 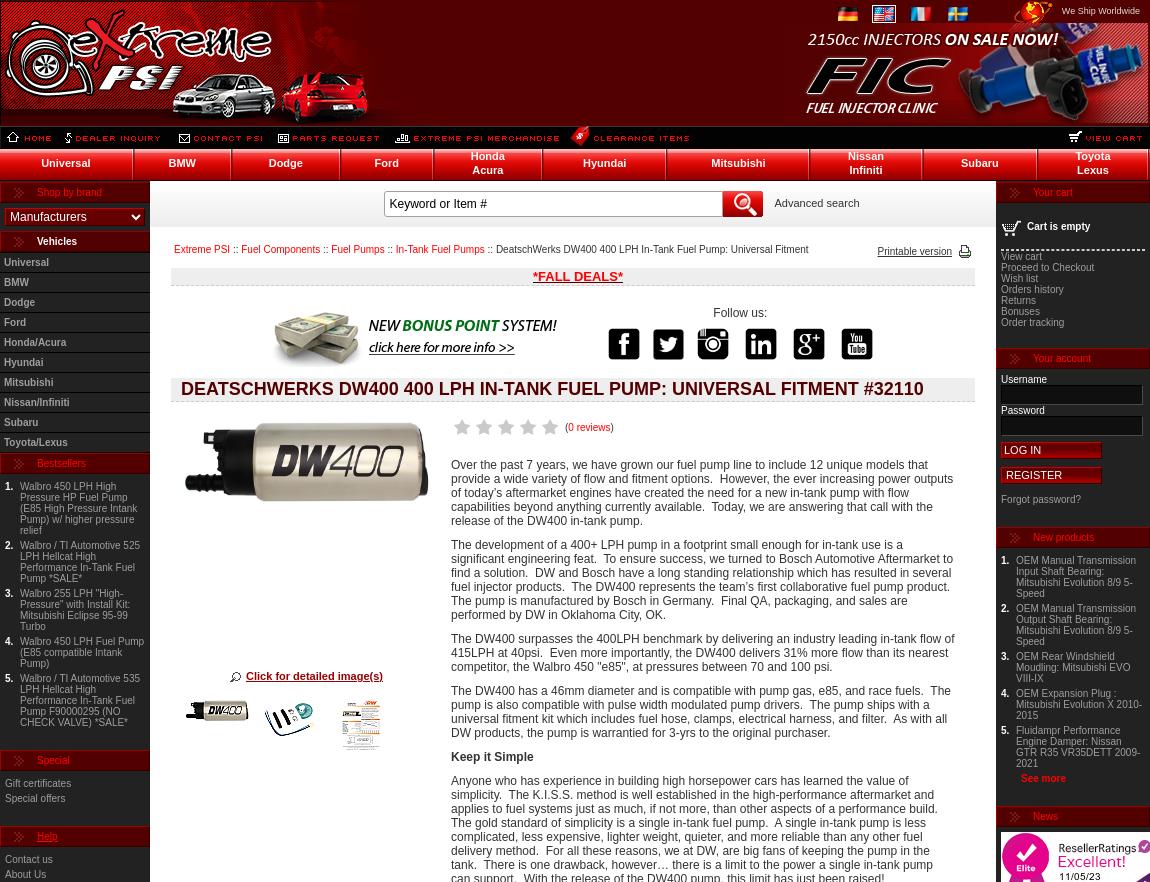 I want to click on '*FALL 
DEALS*', so click(x=576, y=276).